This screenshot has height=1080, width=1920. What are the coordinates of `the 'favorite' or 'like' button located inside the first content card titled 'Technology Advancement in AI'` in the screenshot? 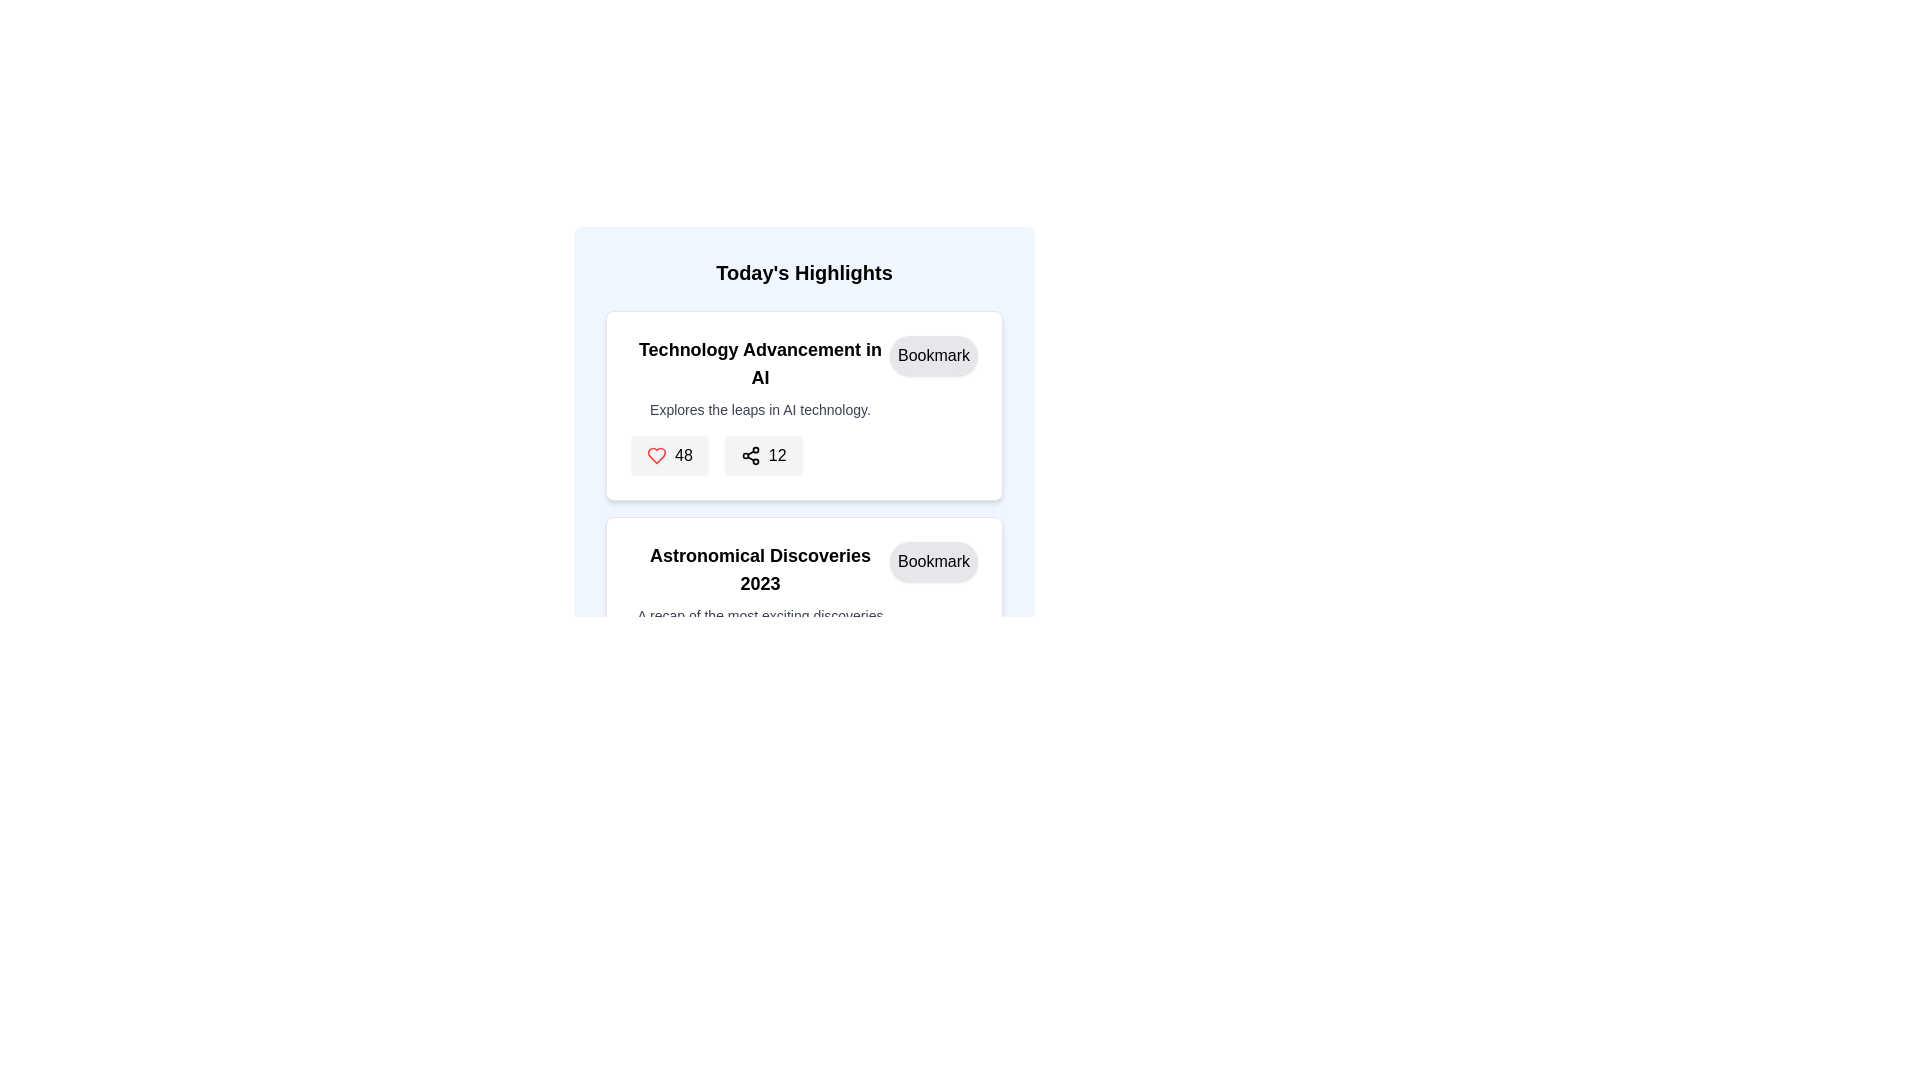 It's located at (657, 455).